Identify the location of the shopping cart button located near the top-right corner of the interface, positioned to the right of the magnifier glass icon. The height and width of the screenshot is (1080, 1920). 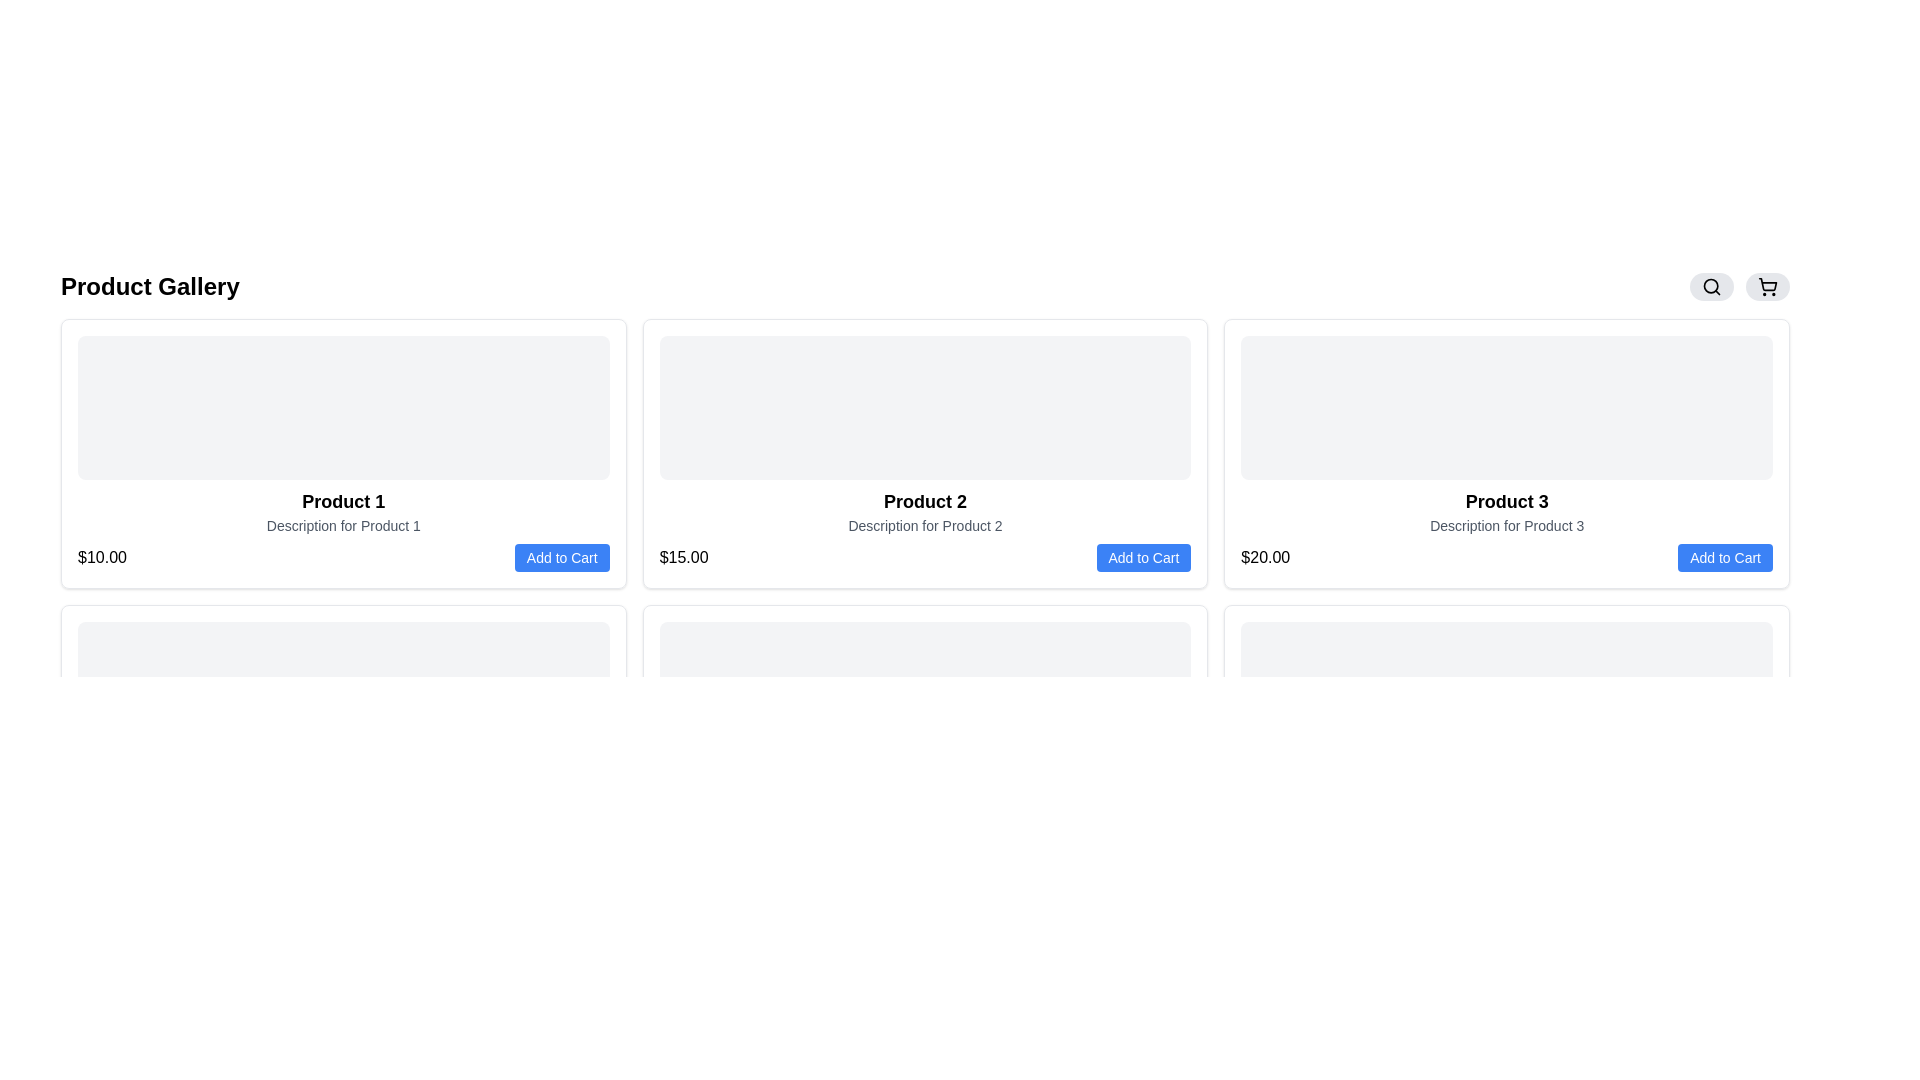
(1767, 286).